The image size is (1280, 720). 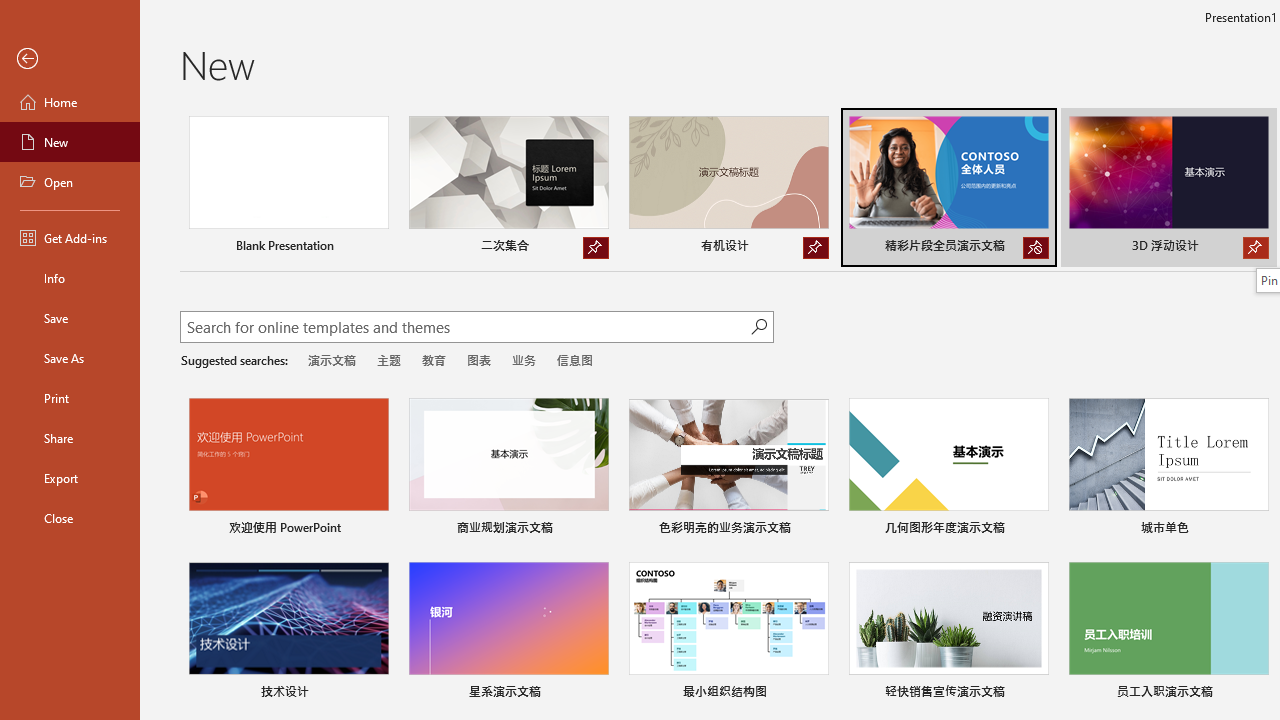 What do you see at coordinates (69, 236) in the screenshot?
I see `'Get Add-ins'` at bounding box center [69, 236].